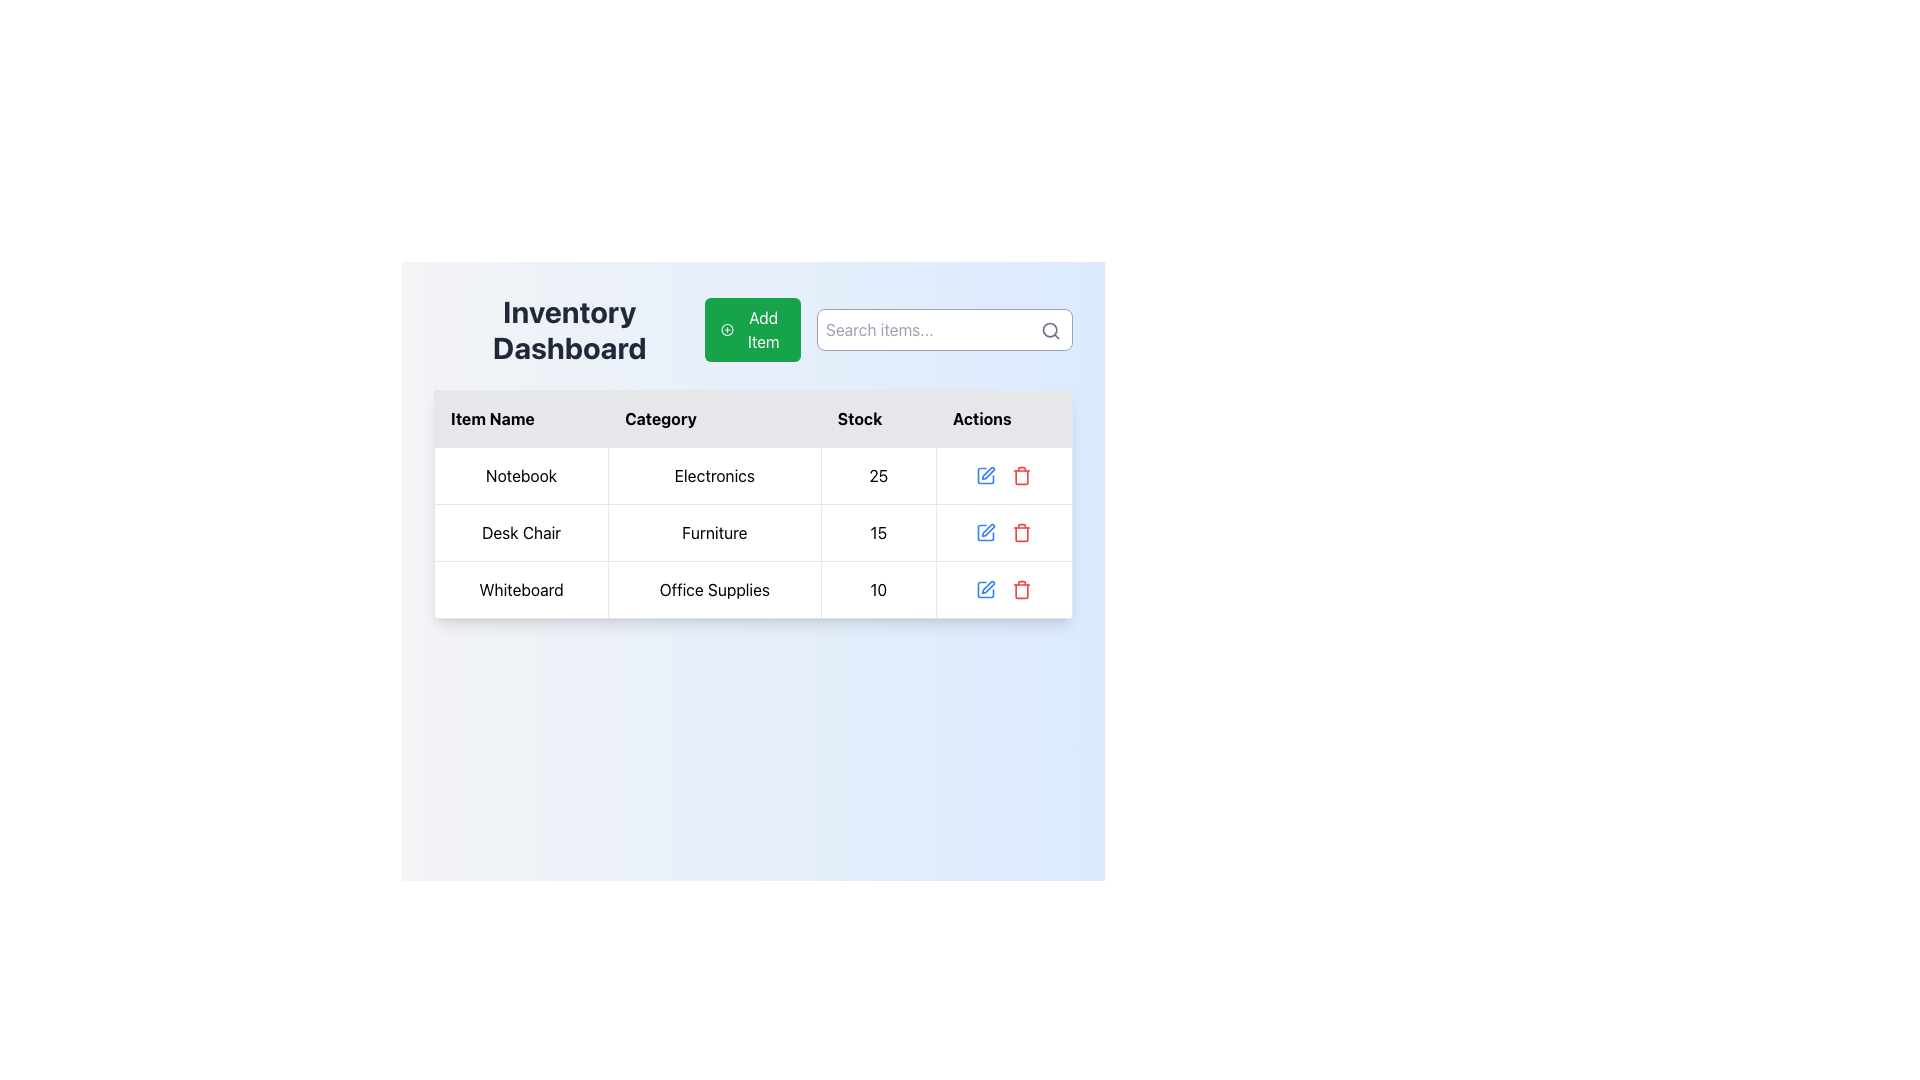 Image resolution: width=1920 pixels, height=1080 pixels. I want to click on the 'delete item' button located in the bottom row of the table under the 'Actions' column, specifically the second icon in the cell, so click(1022, 589).